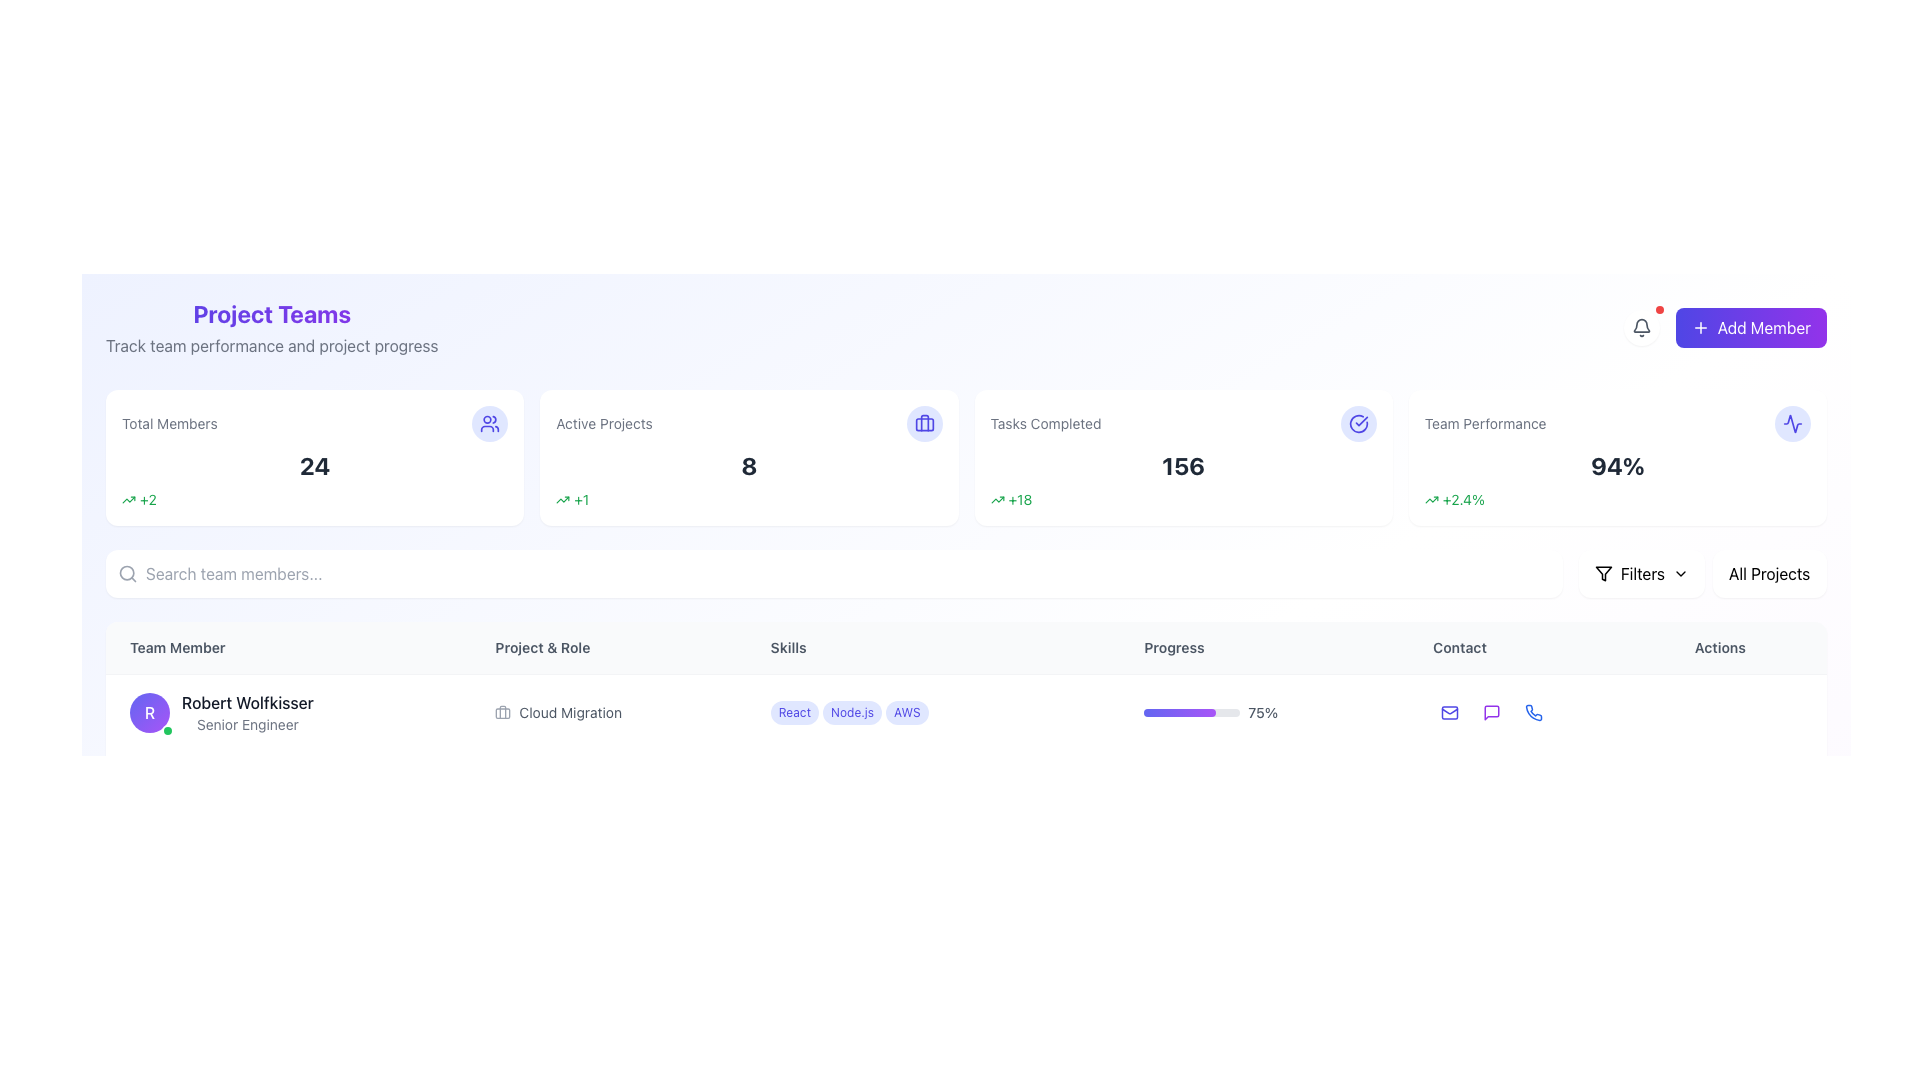  Describe the element at coordinates (1450, 712) in the screenshot. I see `the mail icon button in the 'Contact' column for 'Robert Wolfkisser'` at that location.